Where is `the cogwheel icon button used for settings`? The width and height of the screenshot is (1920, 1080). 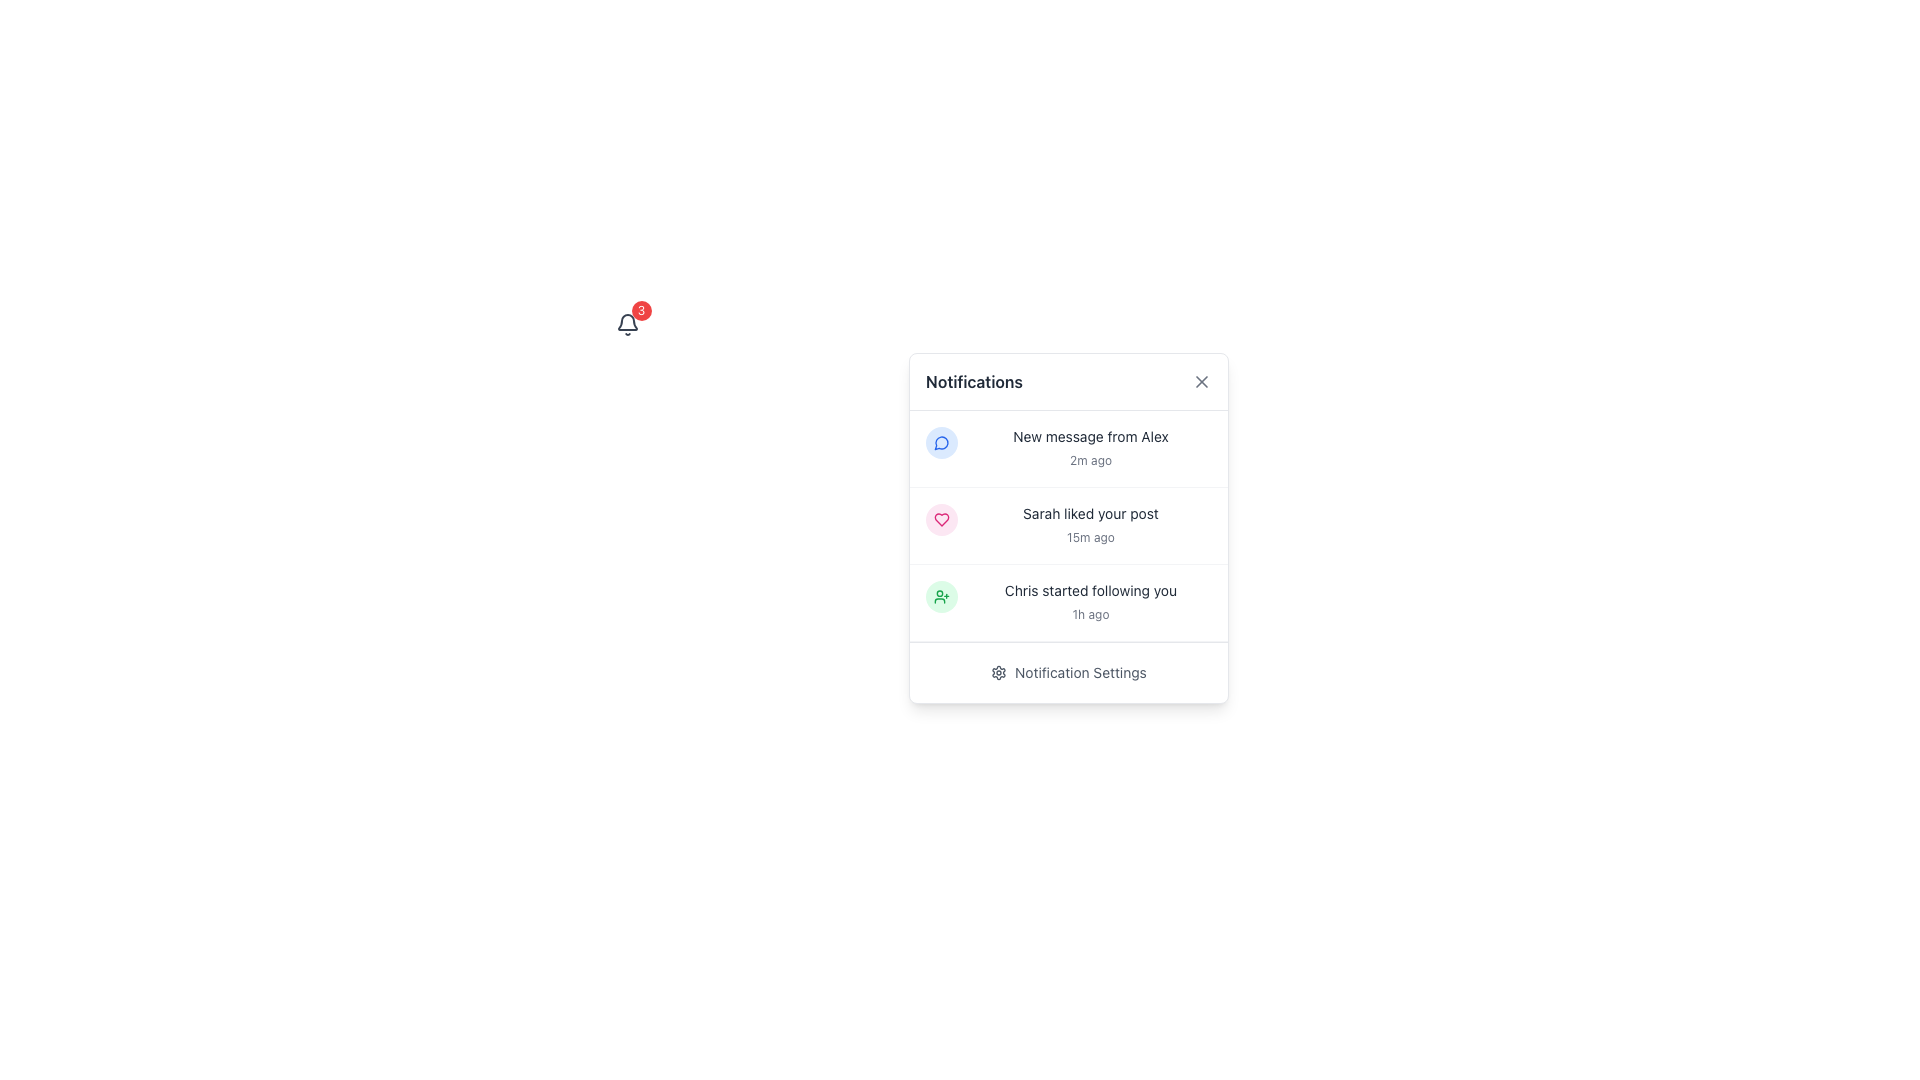 the cogwheel icon button used for settings is located at coordinates (999, 672).